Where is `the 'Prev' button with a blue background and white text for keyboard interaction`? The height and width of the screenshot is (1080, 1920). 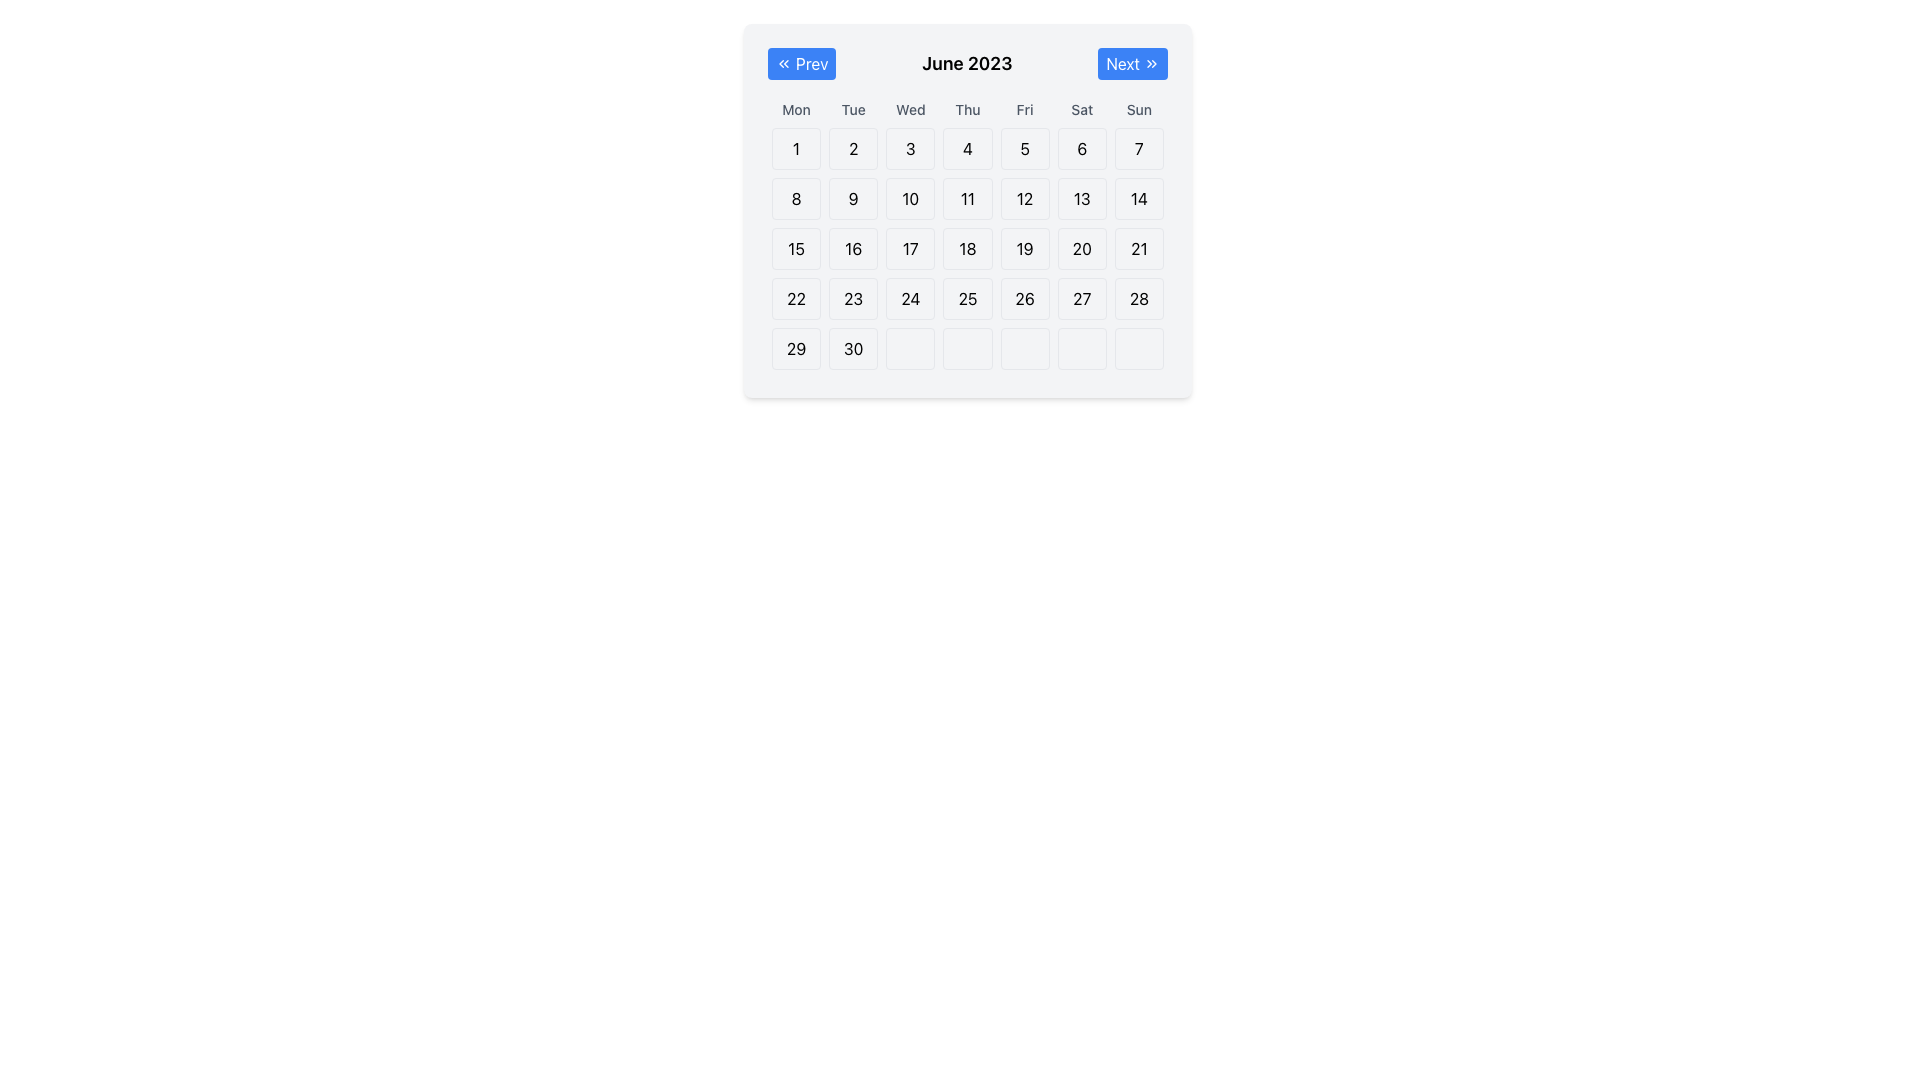
the 'Prev' button with a blue background and white text for keyboard interaction is located at coordinates (802, 63).